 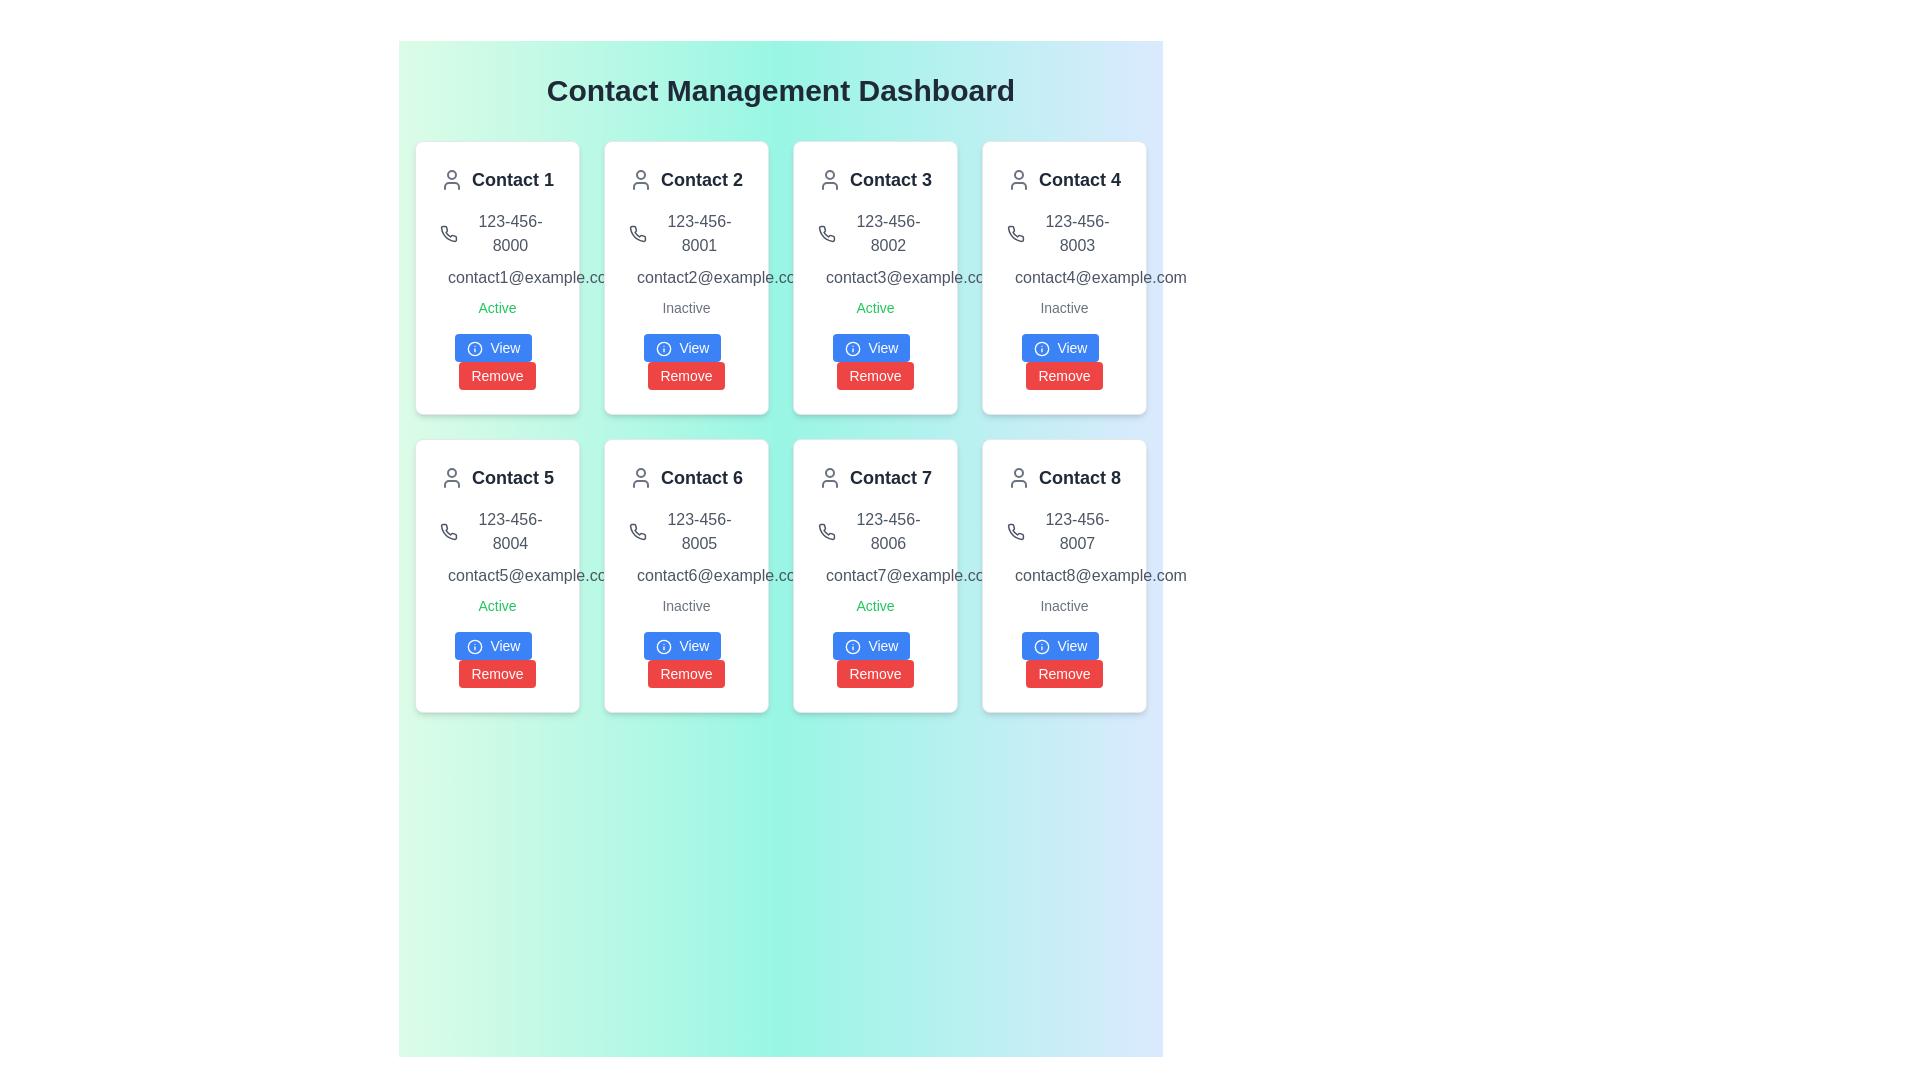 What do you see at coordinates (1015, 233) in the screenshot?
I see `the phone contact icon located to the left of the phone number '123-456-8003' under 'Contact 4'` at bounding box center [1015, 233].